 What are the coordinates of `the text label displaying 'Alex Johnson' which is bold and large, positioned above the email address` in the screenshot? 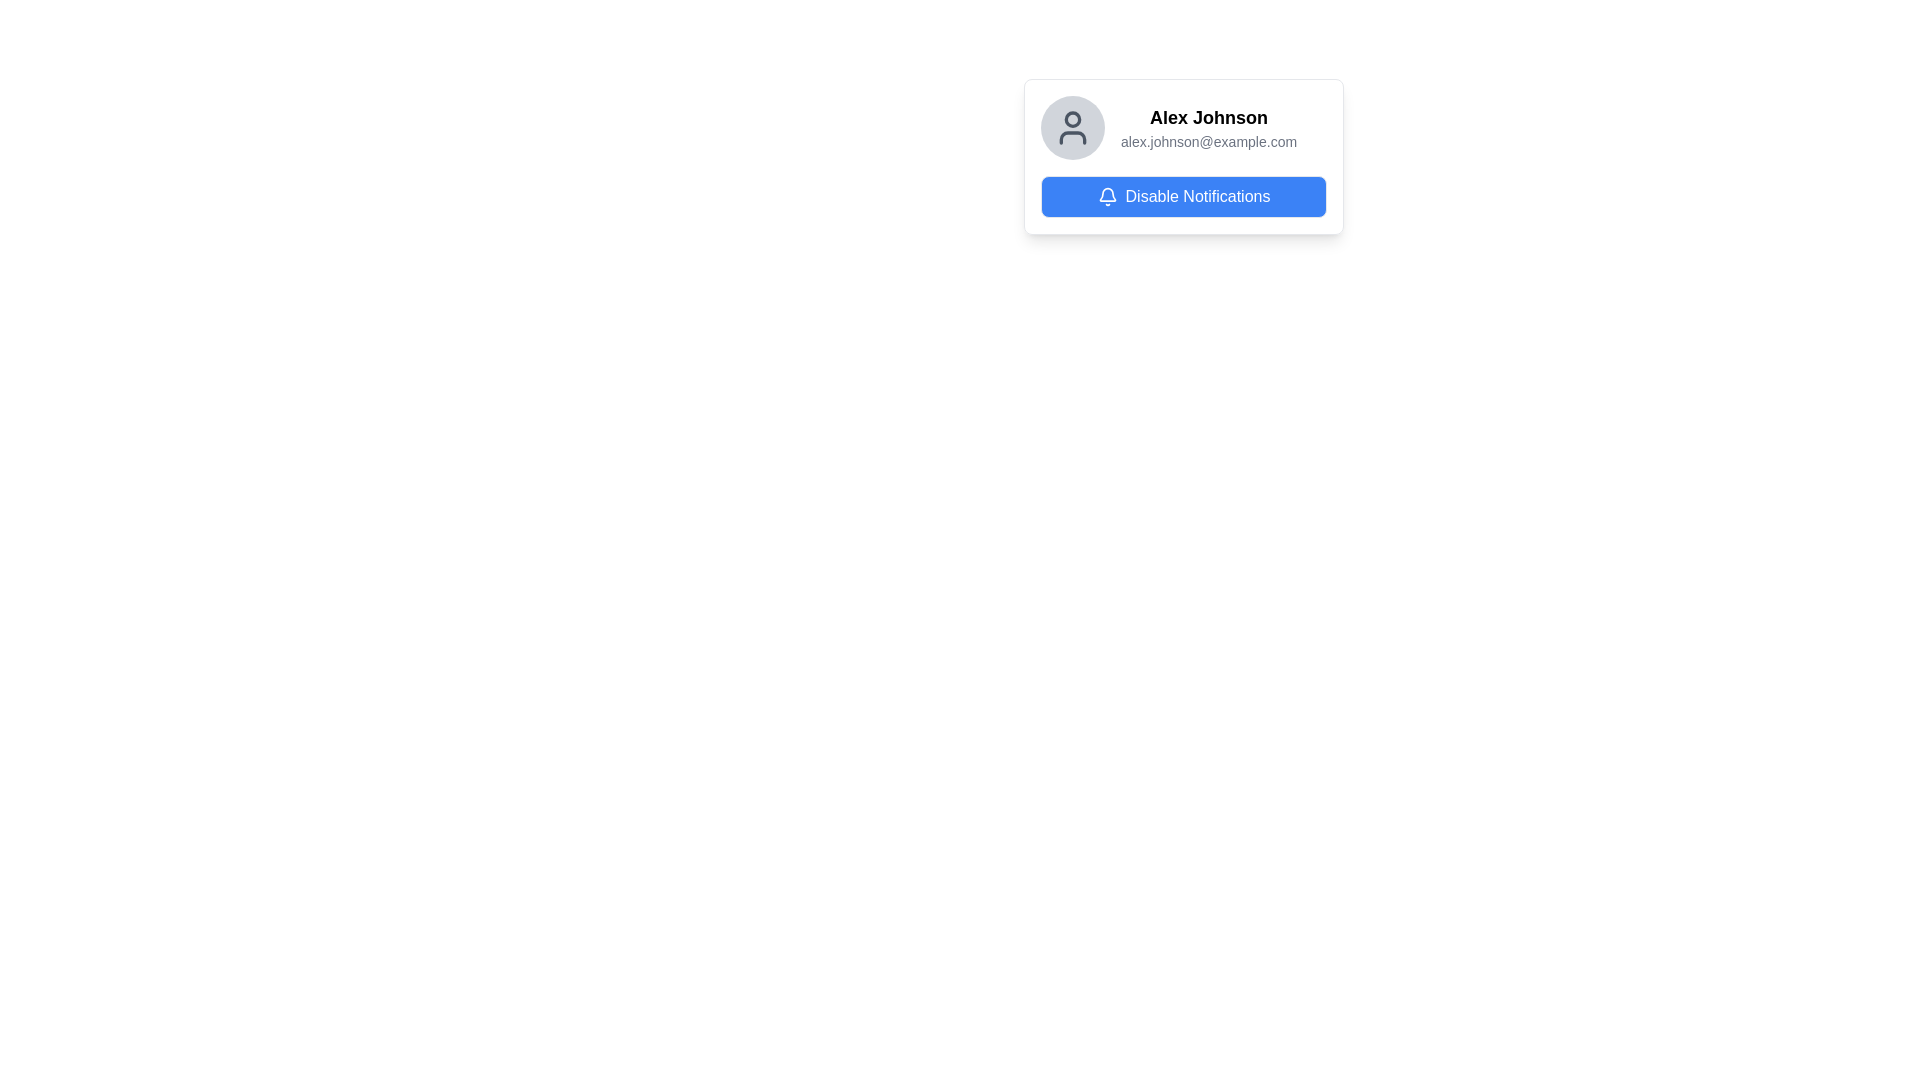 It's located at (1208, 118).